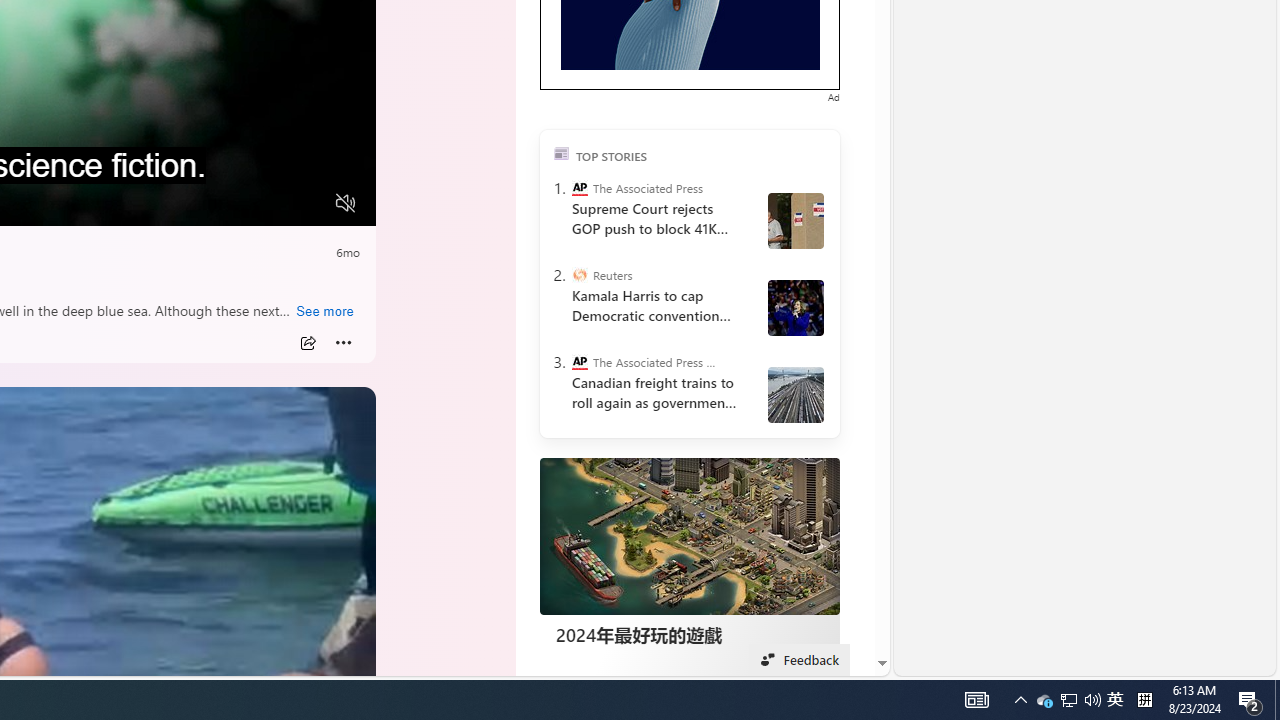 This screenshot has height=720, width=1280. Describe the element at coordinates (578, 275) in the screenshot. I see `'Reuters'` at that location.